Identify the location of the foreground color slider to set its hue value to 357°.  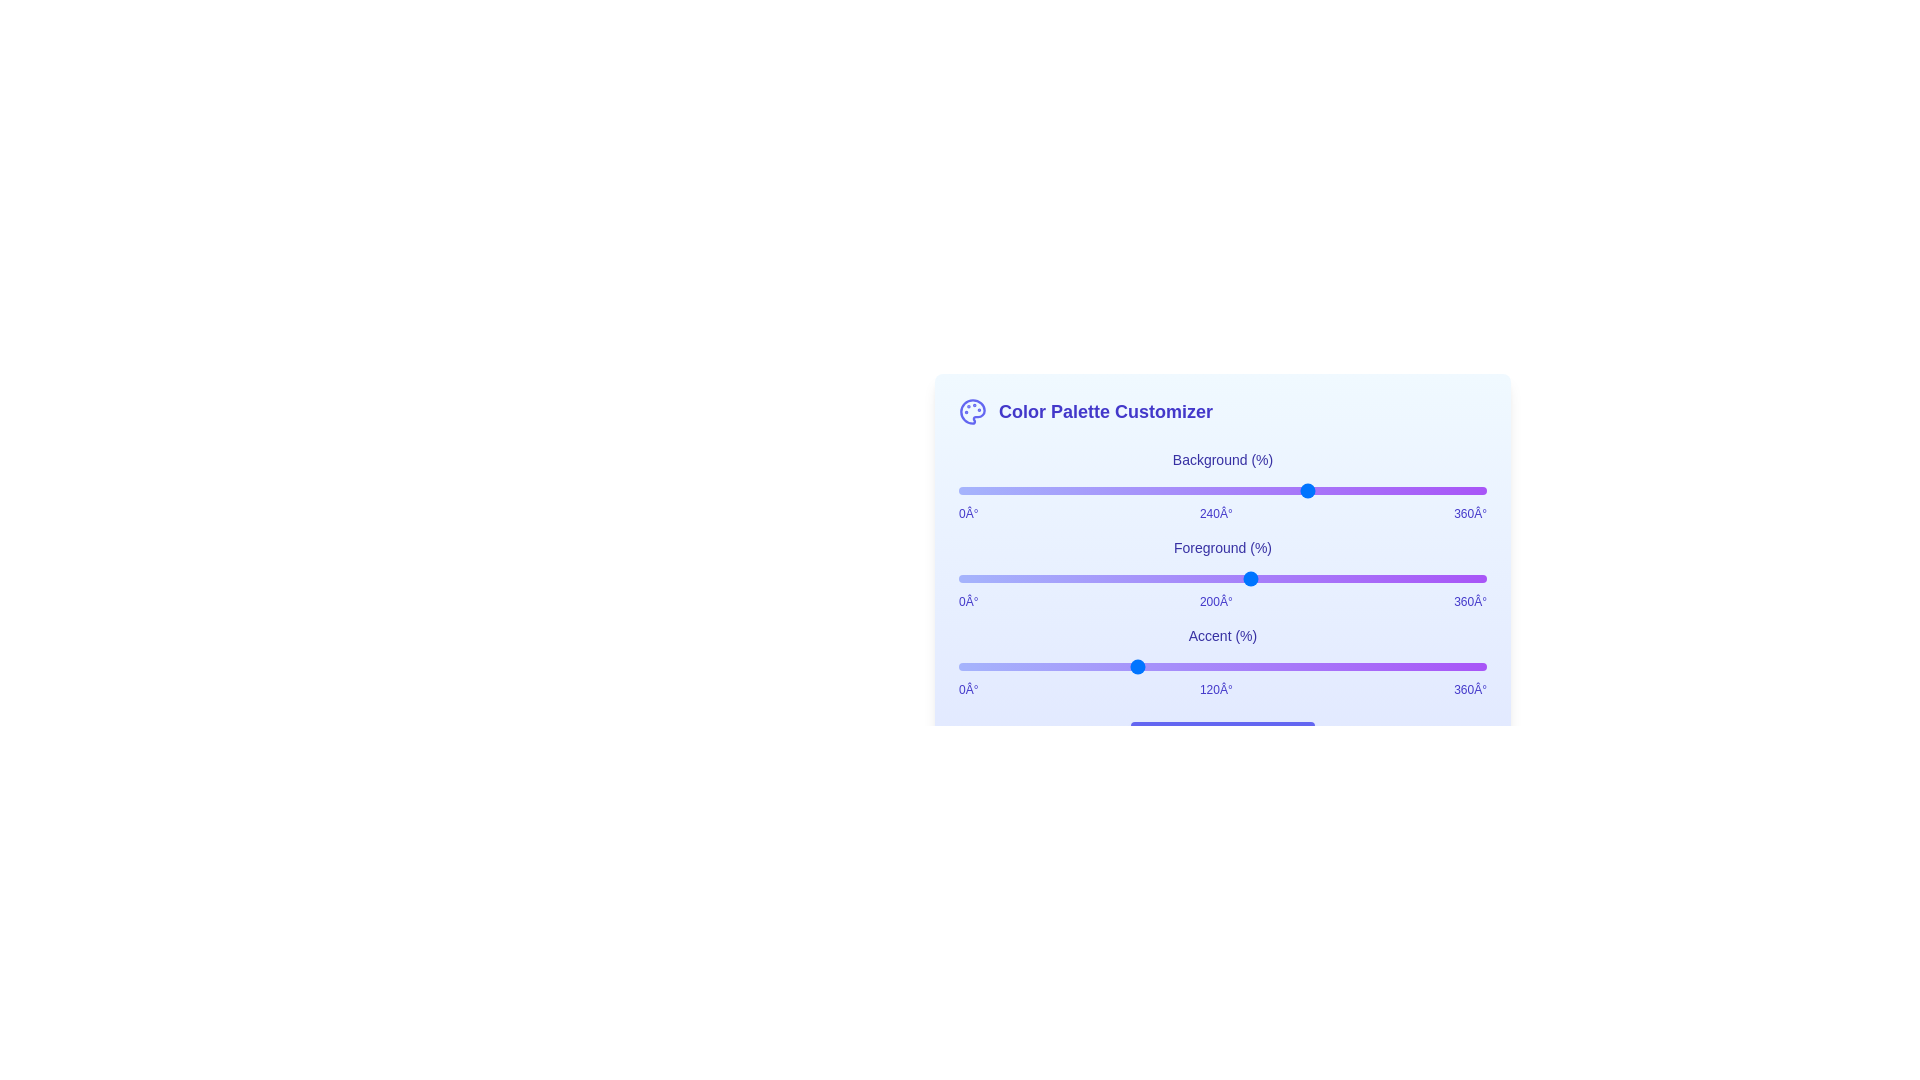
(1482, 578).